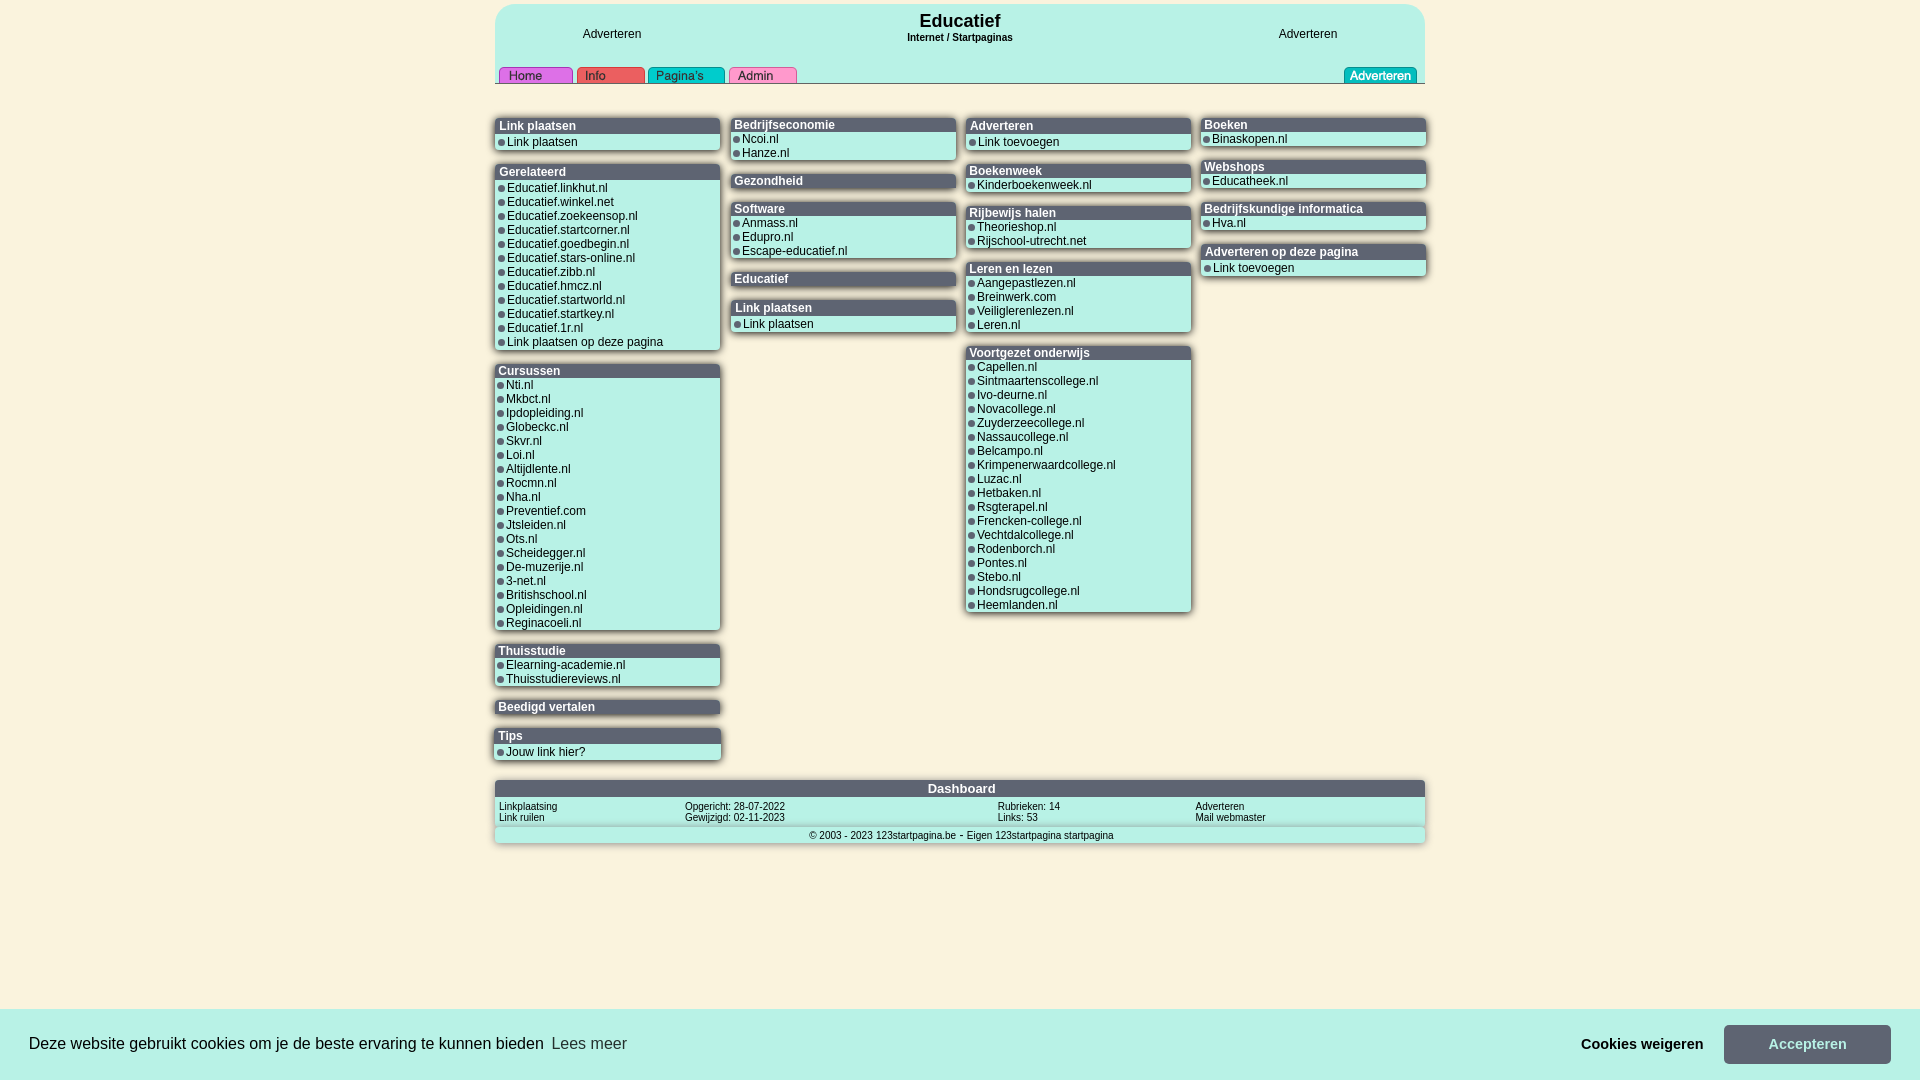  What do you see at coordinates (1248, 181) in the screenshot?
I see `'Educatheek.nl'` at bounding box center [1248, 181].